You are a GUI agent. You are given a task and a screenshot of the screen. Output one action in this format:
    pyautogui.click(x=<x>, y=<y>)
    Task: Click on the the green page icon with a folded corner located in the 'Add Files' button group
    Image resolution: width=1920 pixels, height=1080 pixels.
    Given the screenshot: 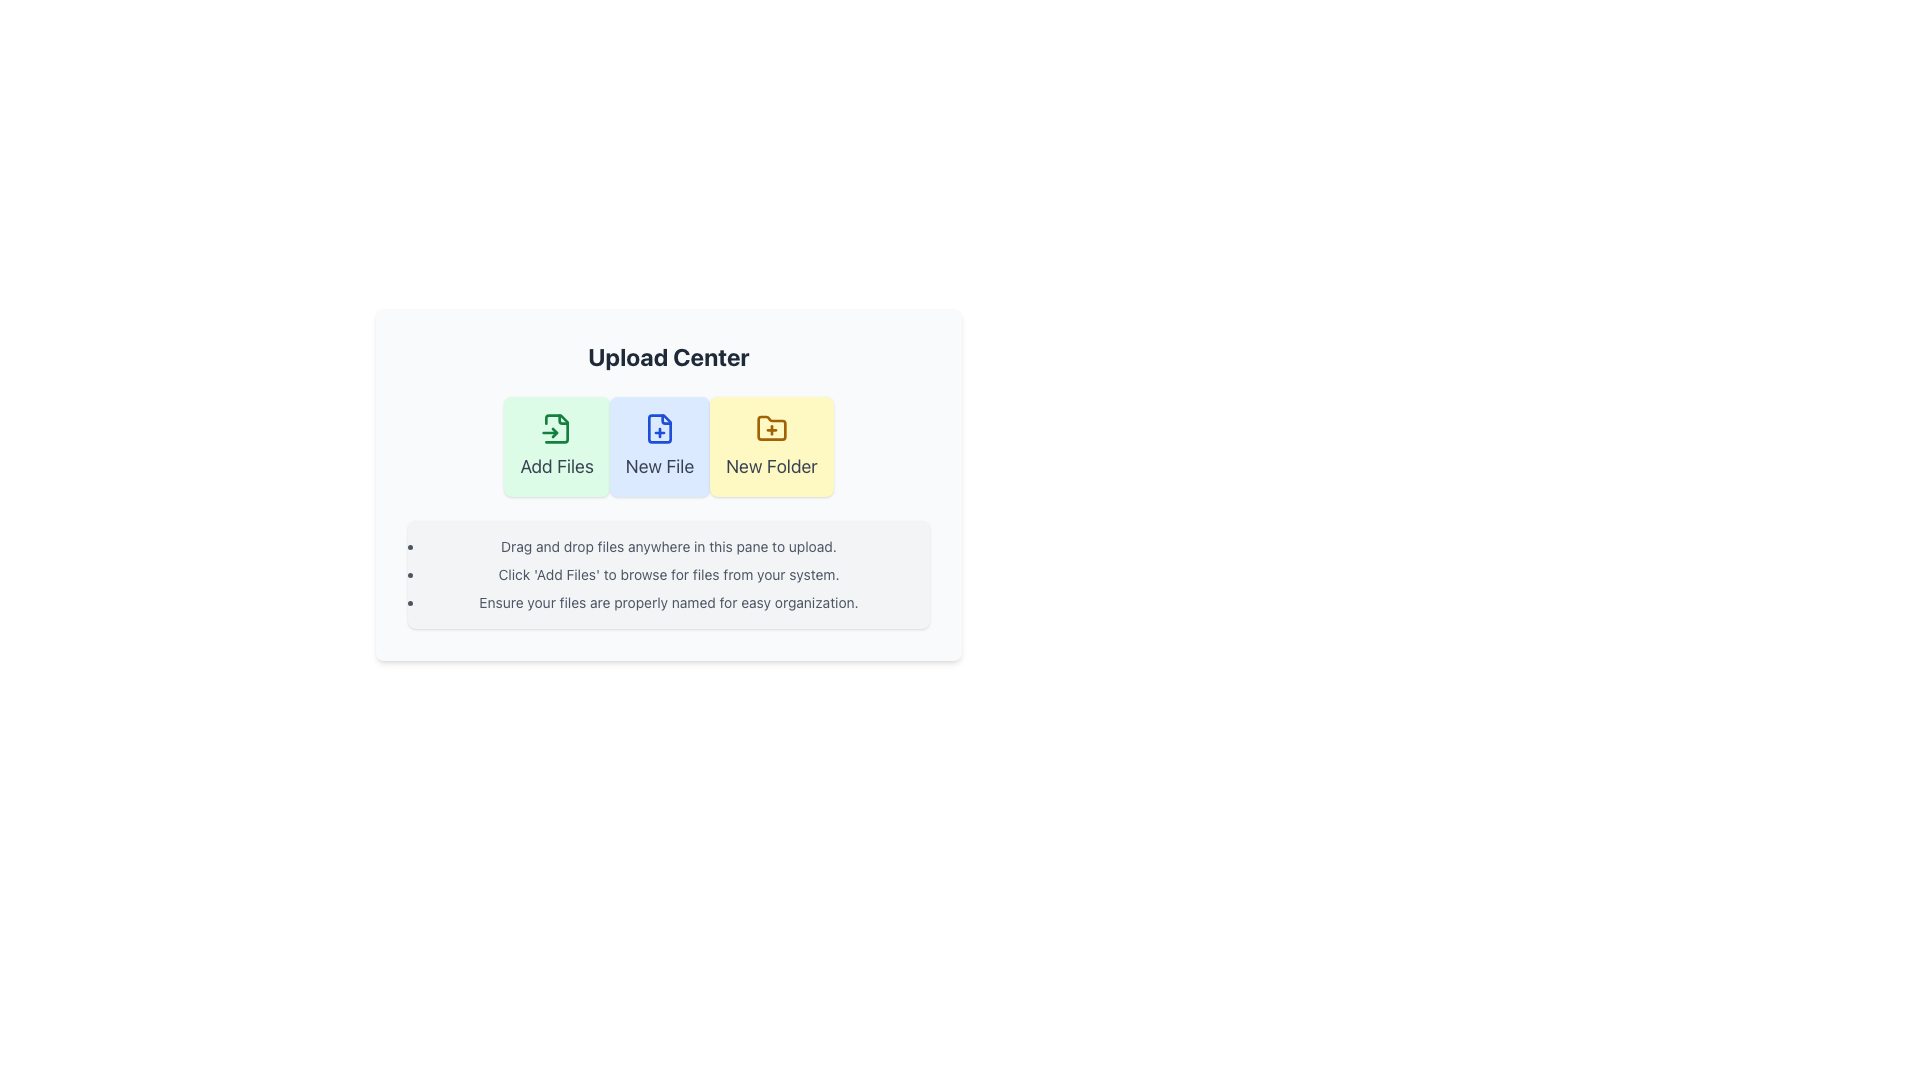 What is the action you would take?
    pyautogui.click(x=556, y=427)
    